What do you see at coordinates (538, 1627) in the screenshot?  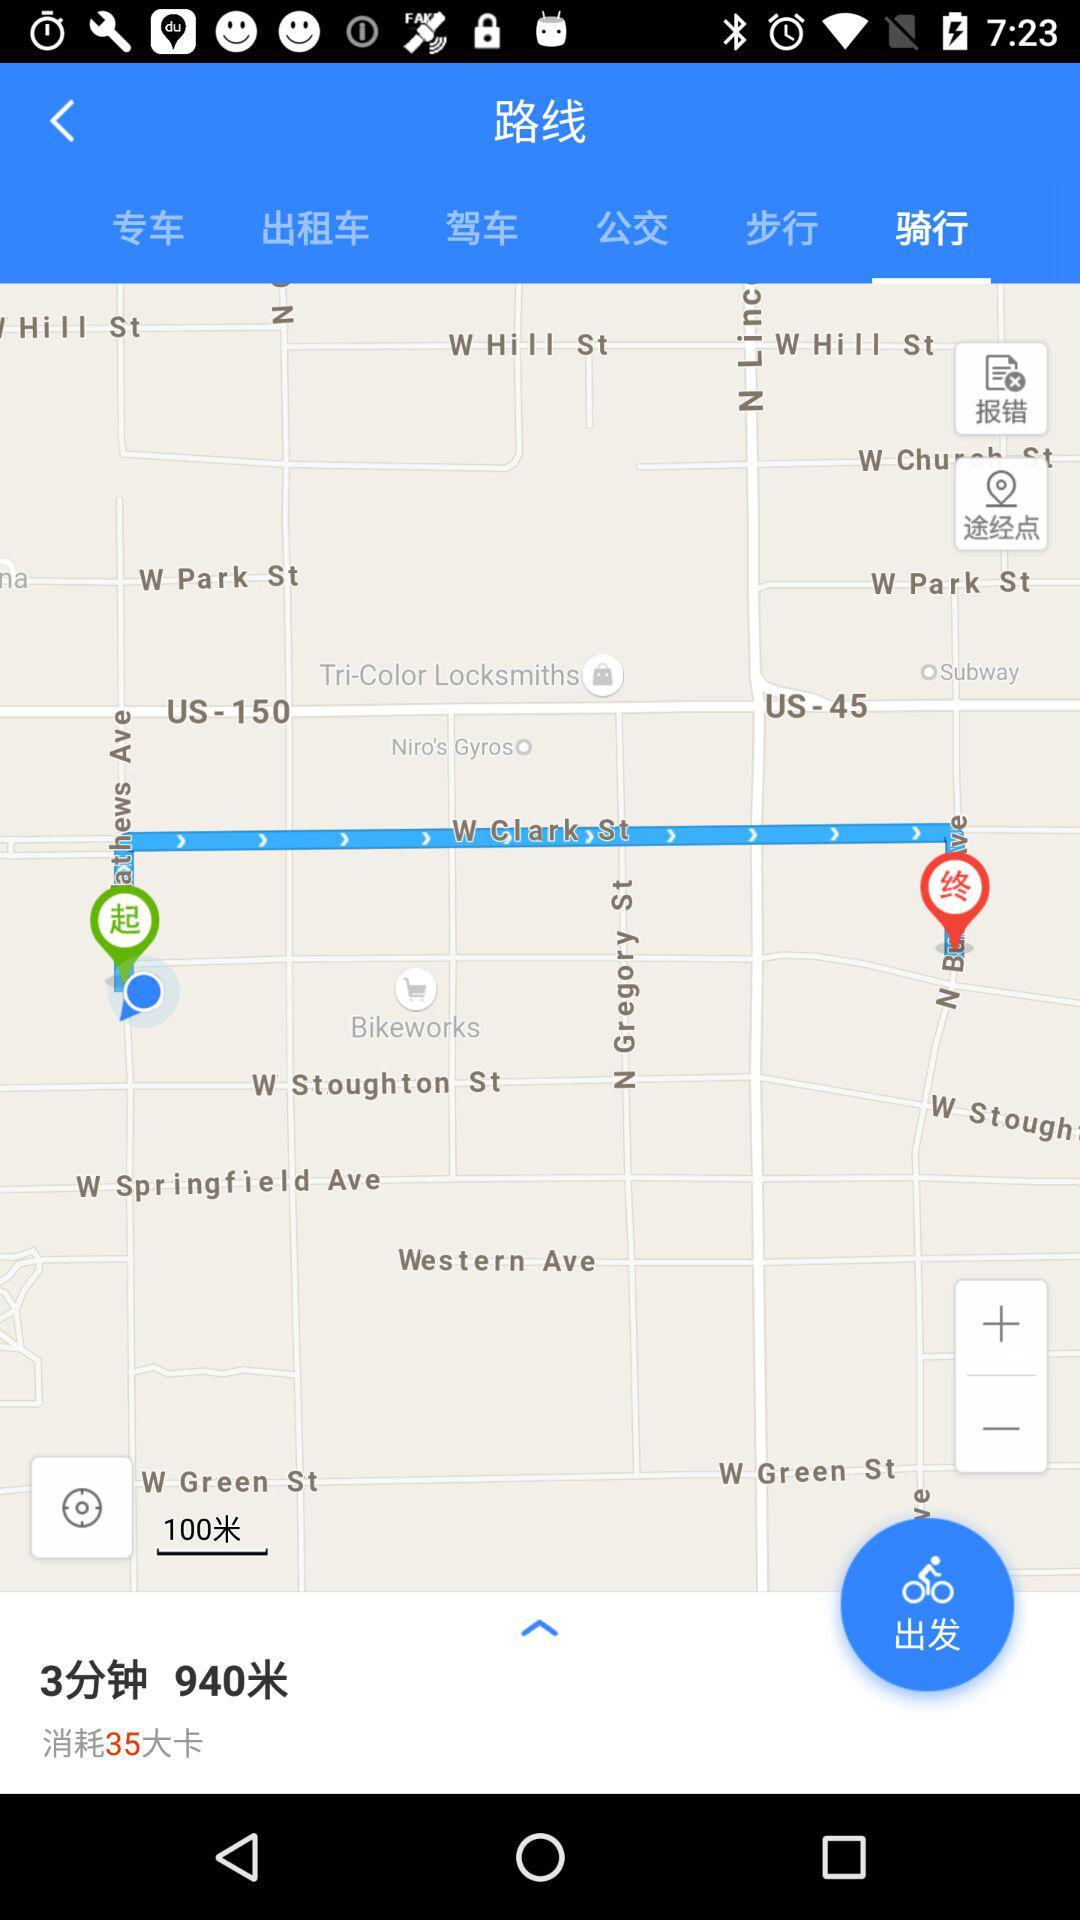 I see `the expand_less icon` at bounding box center [538, 1627].